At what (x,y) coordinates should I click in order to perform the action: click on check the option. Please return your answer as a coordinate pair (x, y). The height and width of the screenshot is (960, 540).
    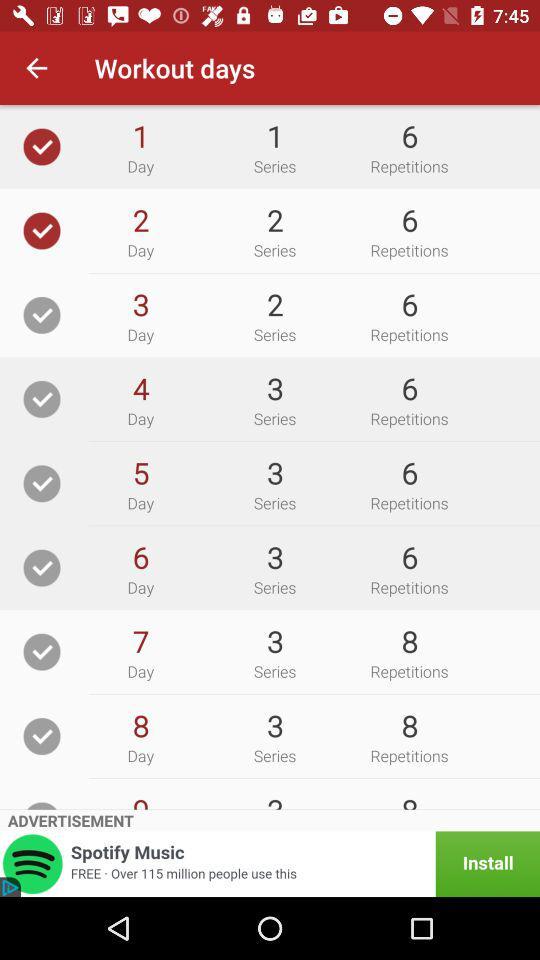
    Looking at the image, I should click on (42, 145).